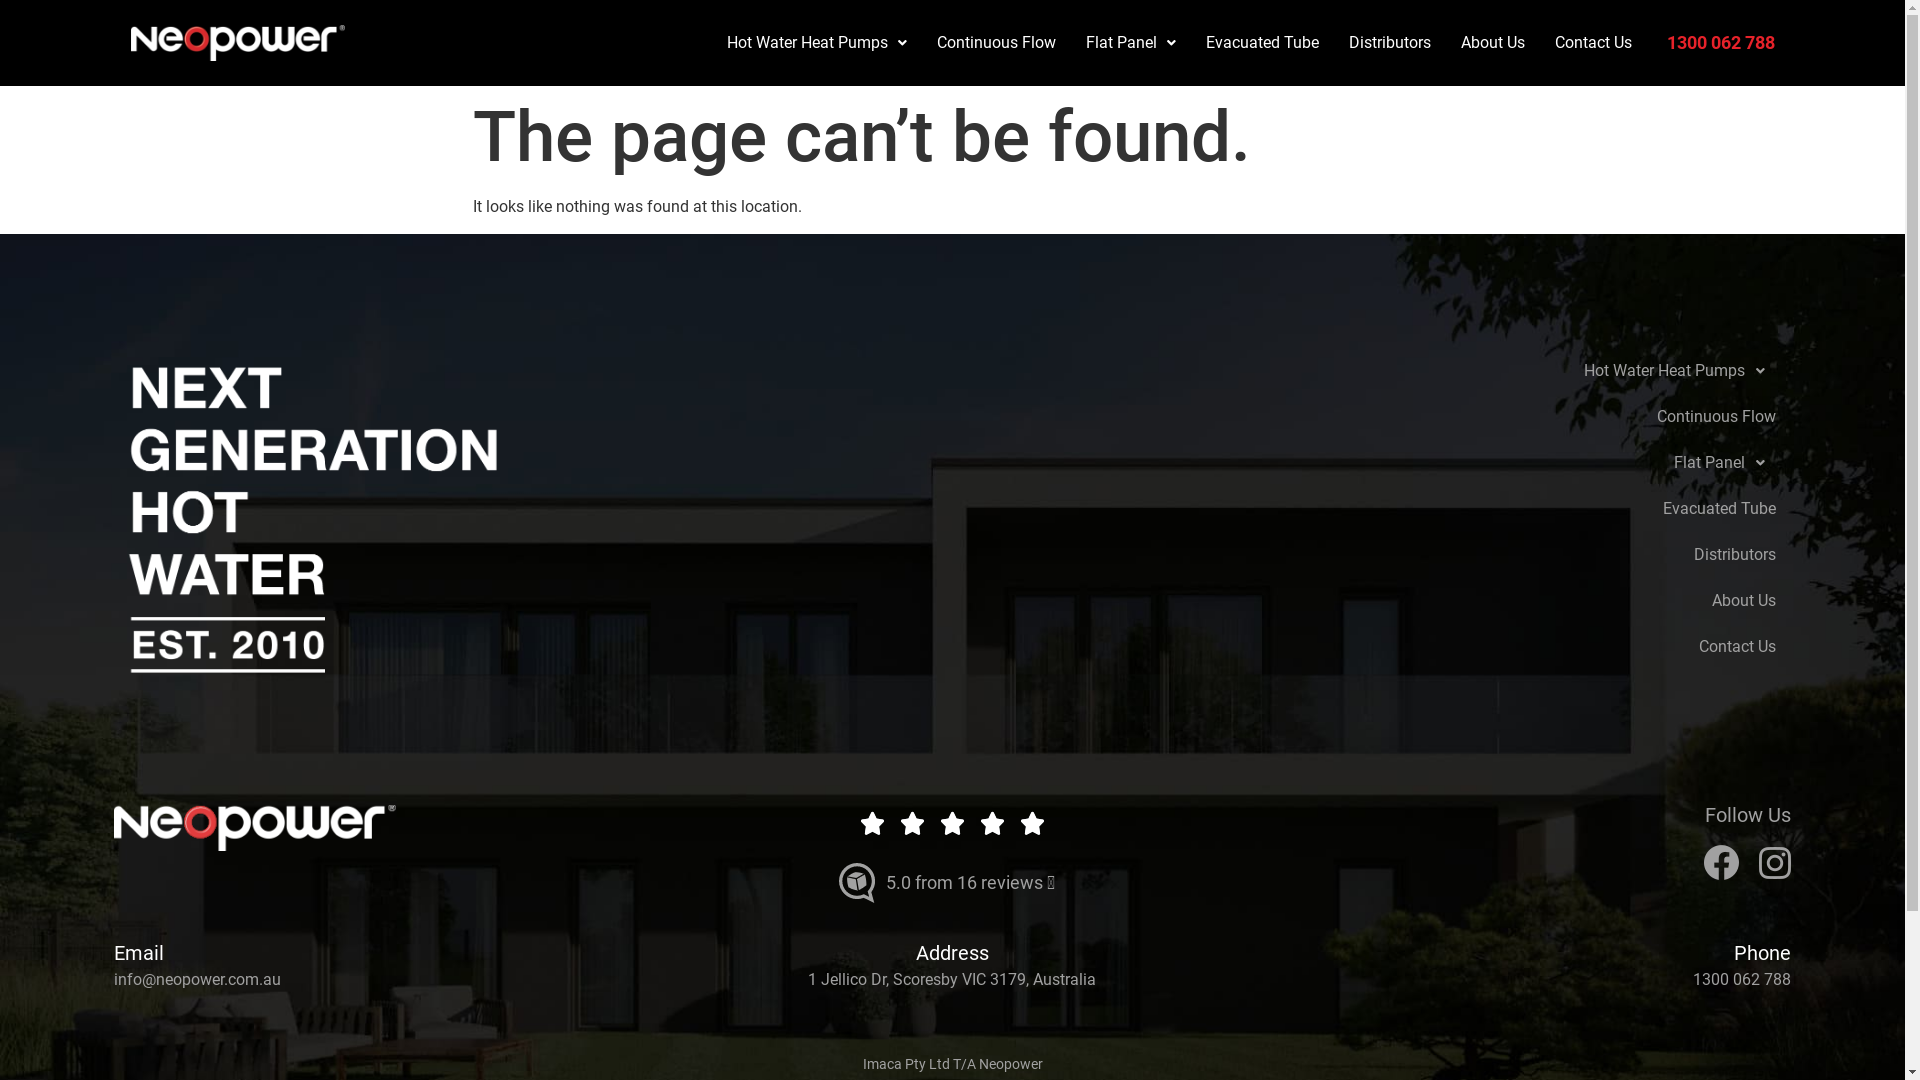 Image resolution: width=1920 pixels, height=1080 pixels. I want to click on '1 Jellico Dr, Scoresby VIC 3179, Australia', so click(950, 978).